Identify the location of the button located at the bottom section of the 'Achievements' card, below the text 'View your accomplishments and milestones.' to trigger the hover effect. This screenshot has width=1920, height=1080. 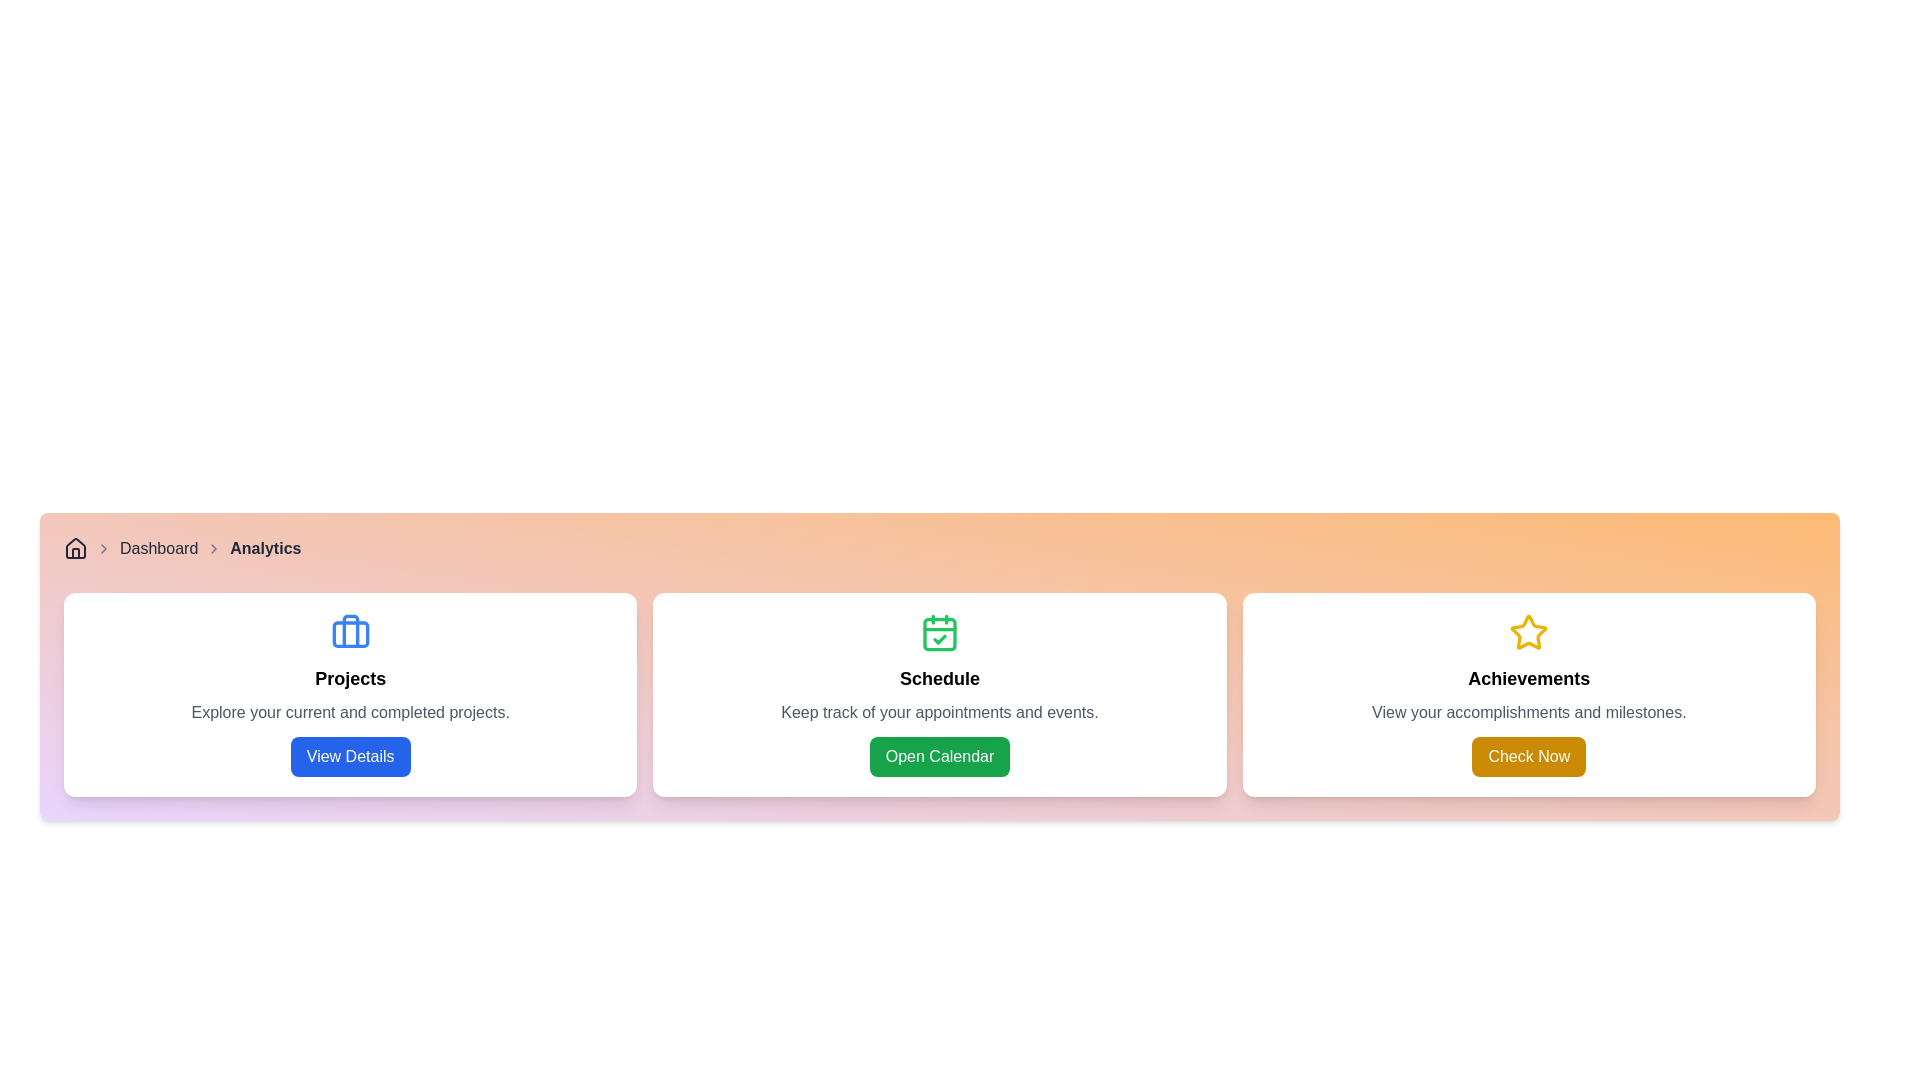
(1528, 756).